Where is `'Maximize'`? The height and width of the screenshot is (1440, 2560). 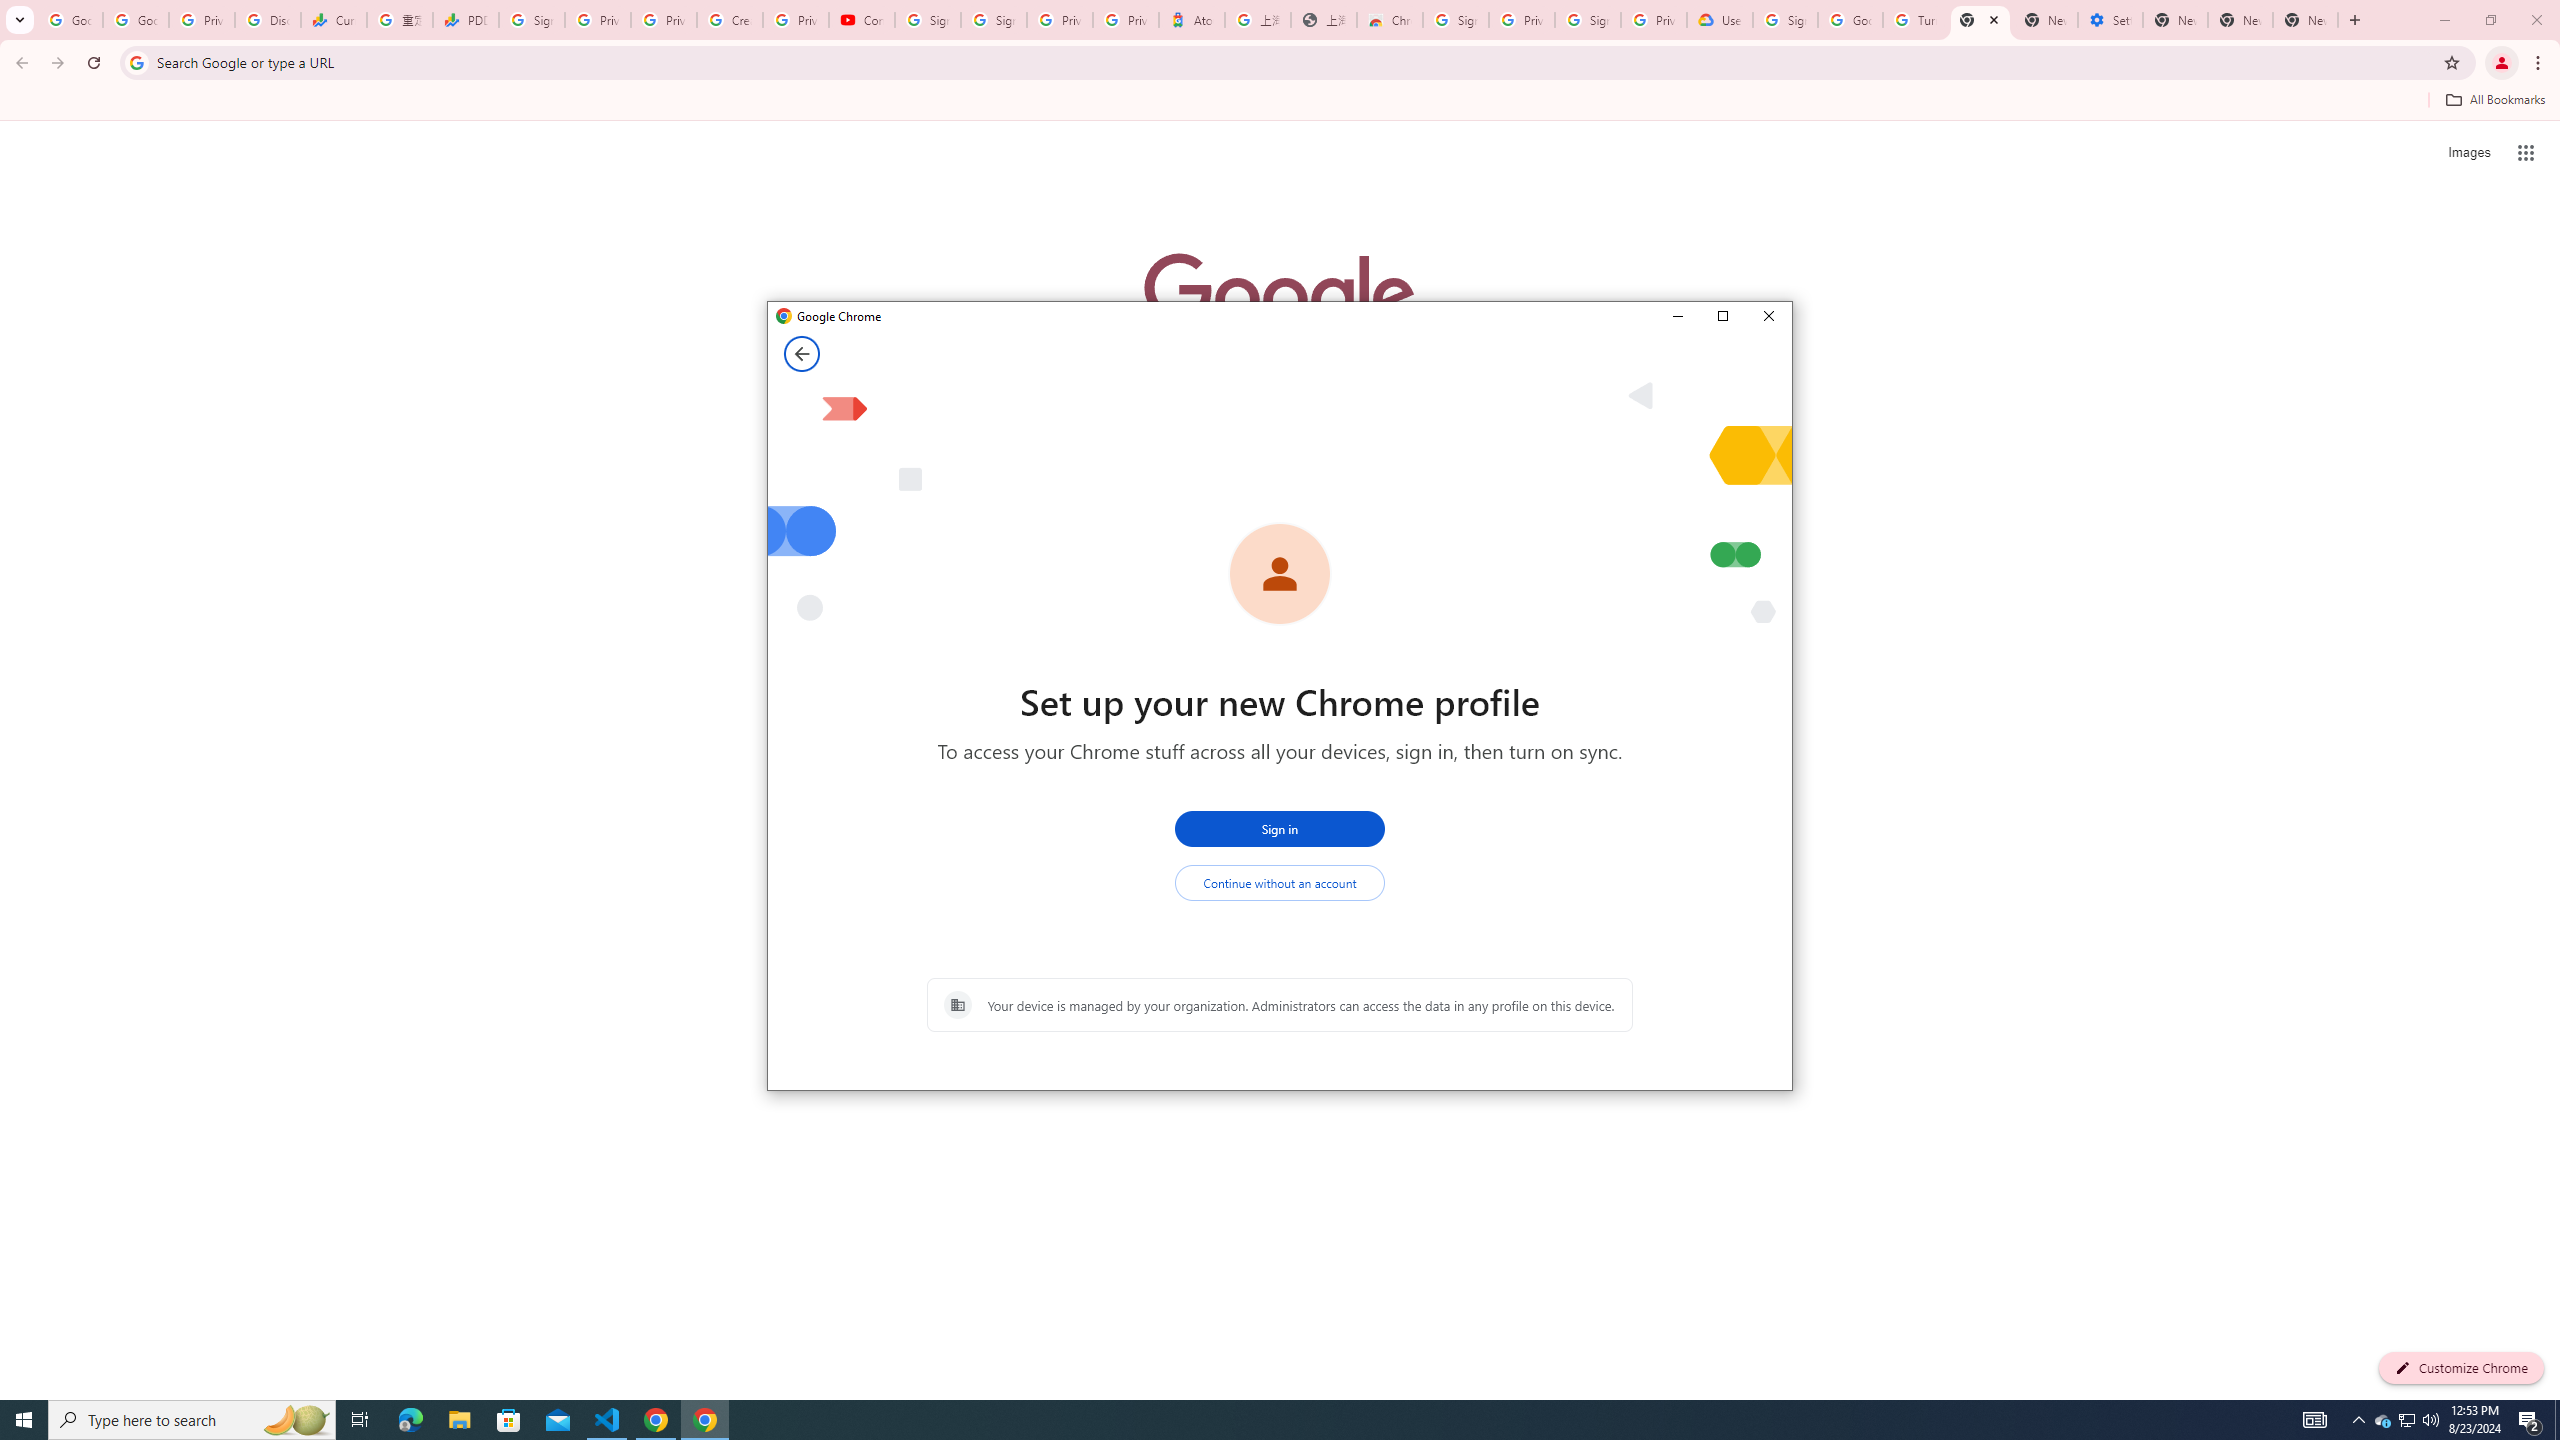
'Maximize' is located at coordinates (1721, 317).